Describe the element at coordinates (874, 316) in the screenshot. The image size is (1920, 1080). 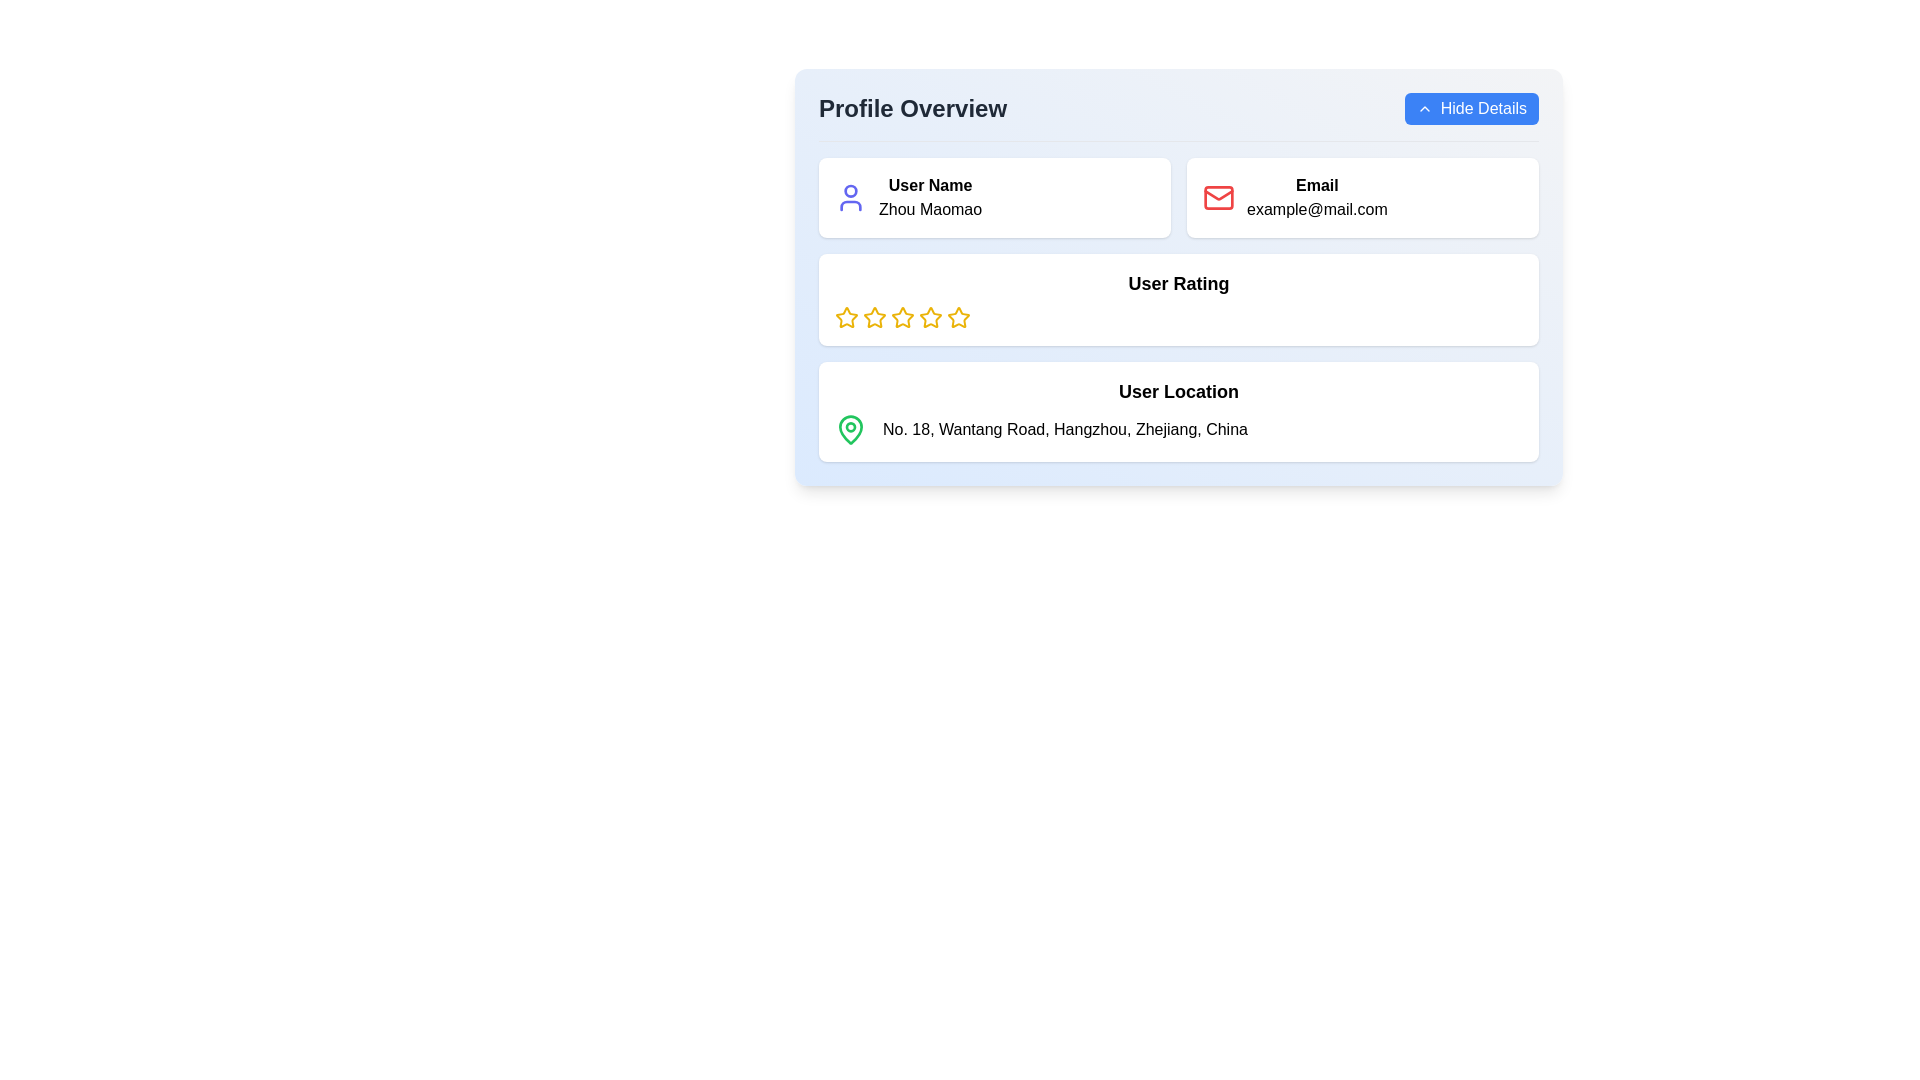
I see `the third star icon from the left in the 'User Rating' field to make it a selected rating` at that location.